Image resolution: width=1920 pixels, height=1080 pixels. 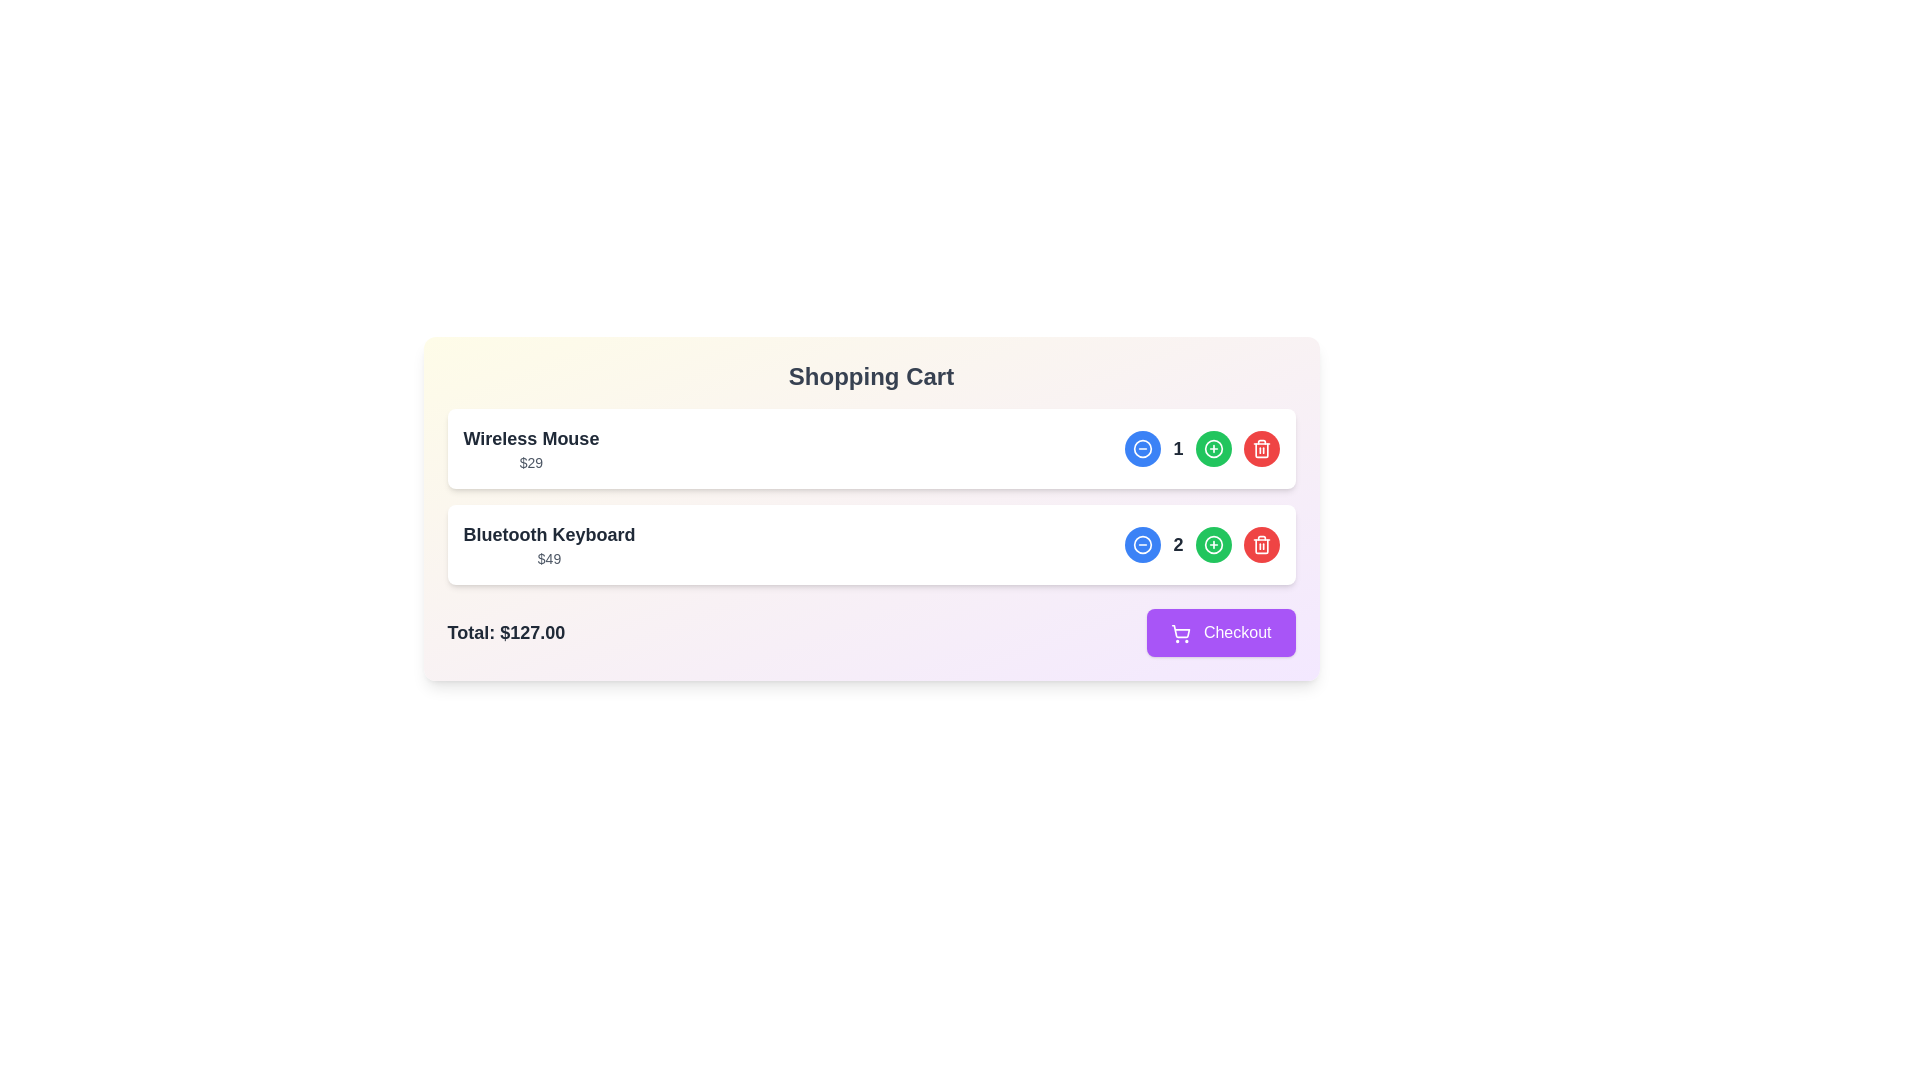 I want to click on the circular green button with a white plus sign to increase the quantity in the shopping cart row labeled 'Wireless Mouse', so click(x=1212, y=447).